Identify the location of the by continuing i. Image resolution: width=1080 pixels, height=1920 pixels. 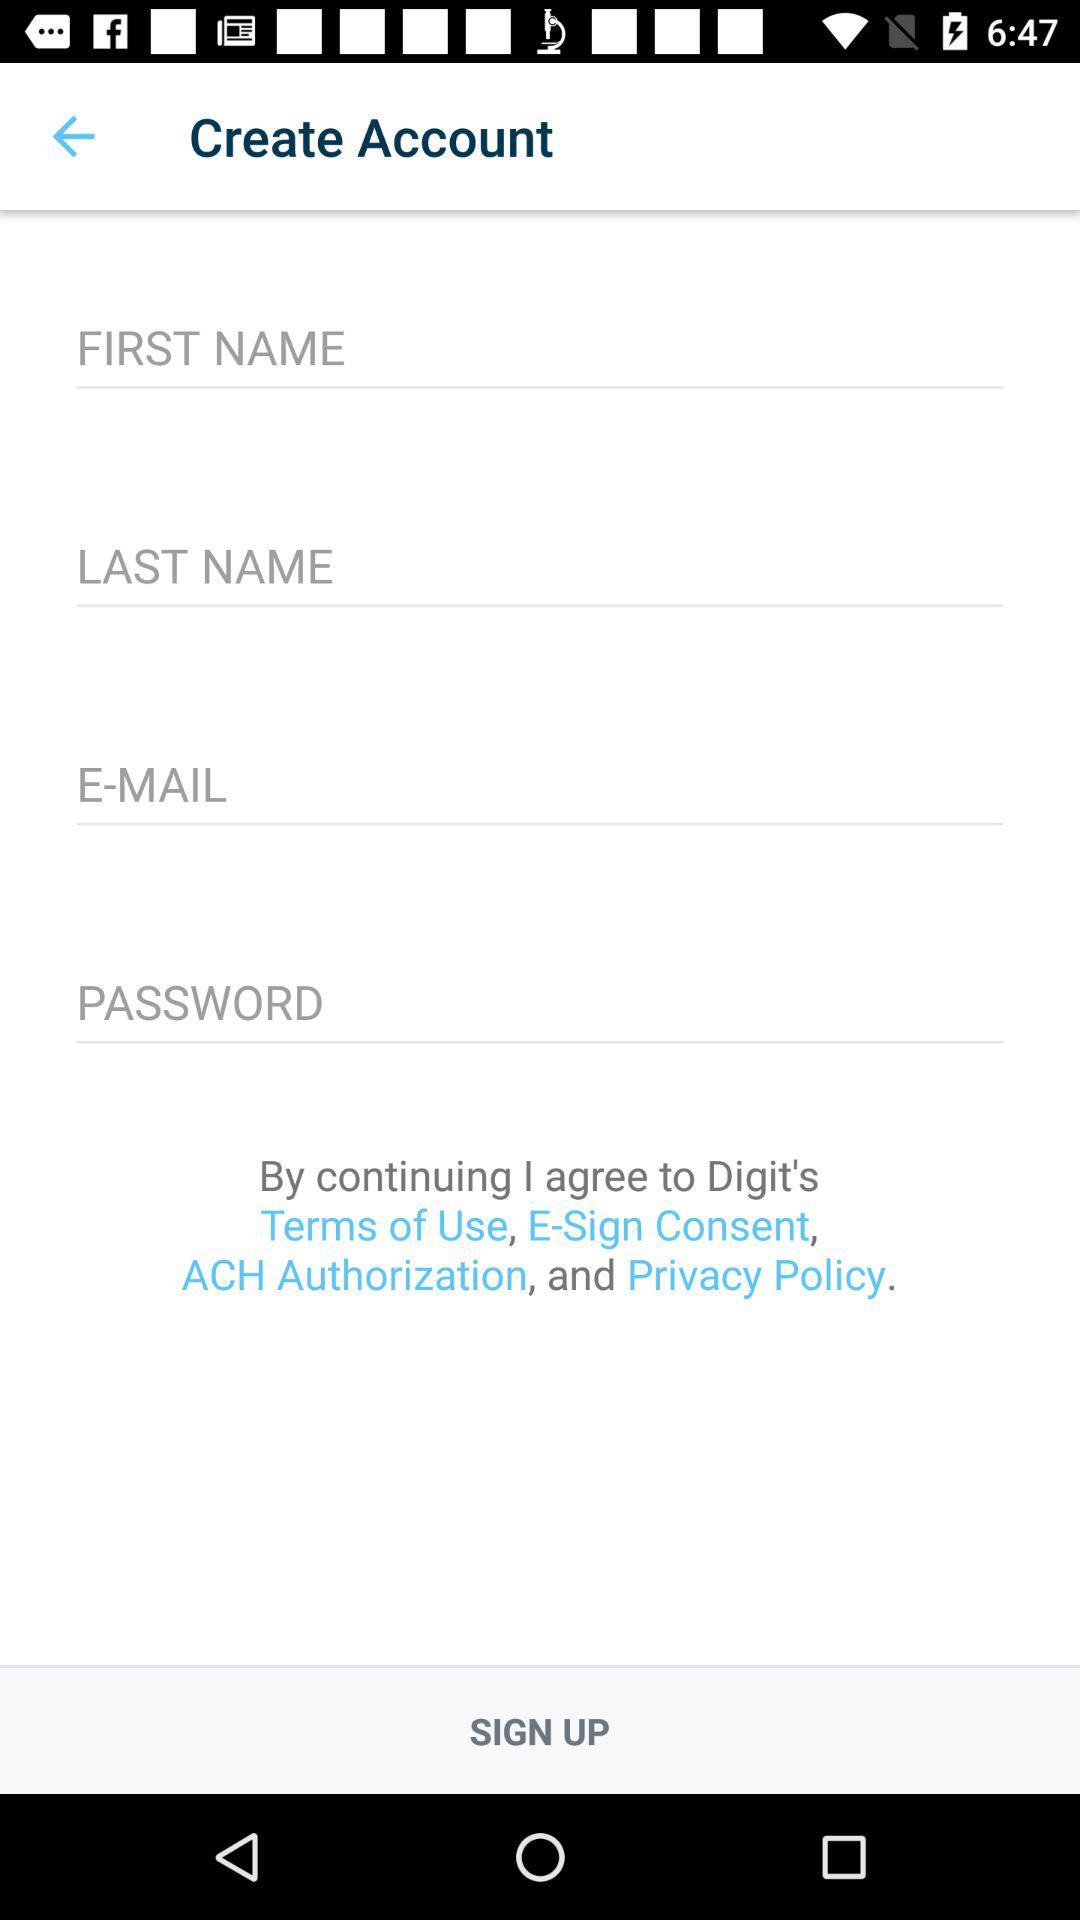
(538, 1223).